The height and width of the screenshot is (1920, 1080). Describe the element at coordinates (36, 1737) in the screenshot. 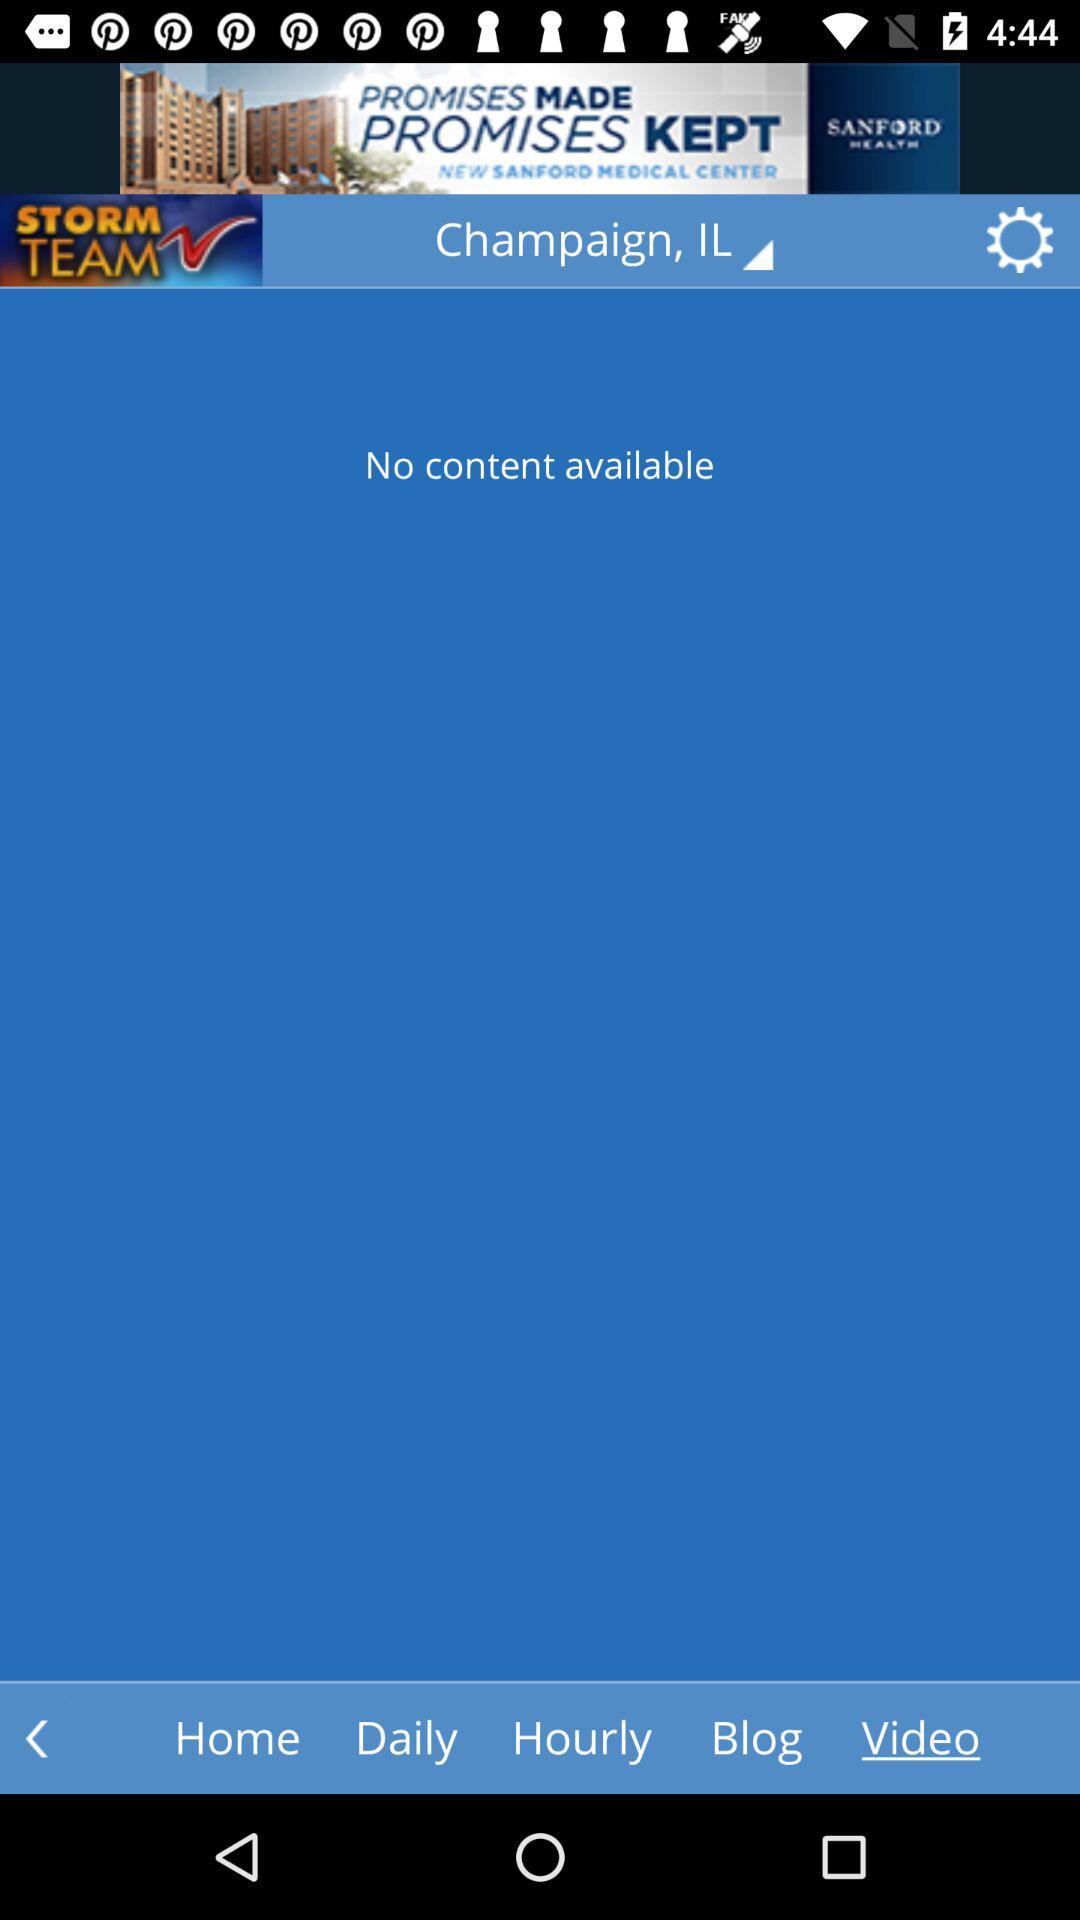

I see `the arrow_backward icon` at that location.